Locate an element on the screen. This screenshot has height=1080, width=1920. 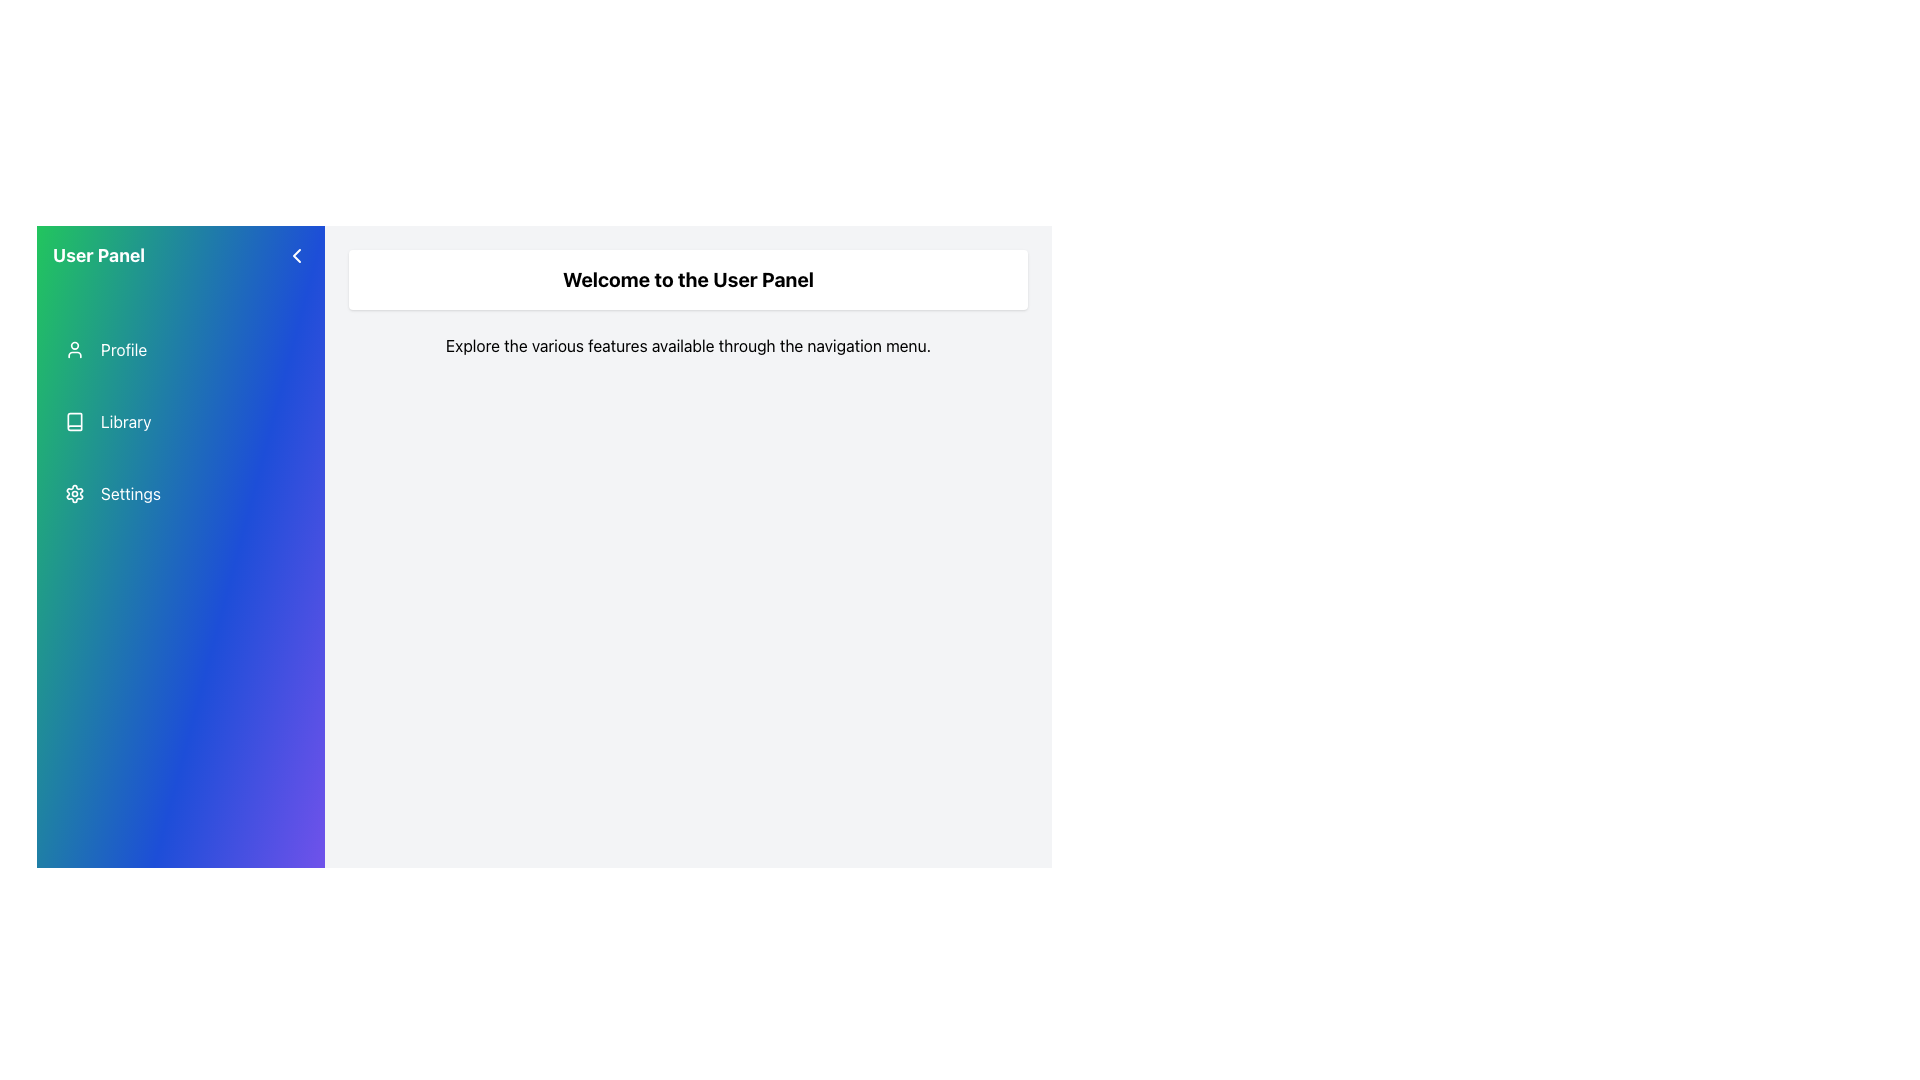
the welcome message text that greets users upon accessing the panel, located near the top center of the main content area, below the navigation menu is located at coordinates (688, 280).